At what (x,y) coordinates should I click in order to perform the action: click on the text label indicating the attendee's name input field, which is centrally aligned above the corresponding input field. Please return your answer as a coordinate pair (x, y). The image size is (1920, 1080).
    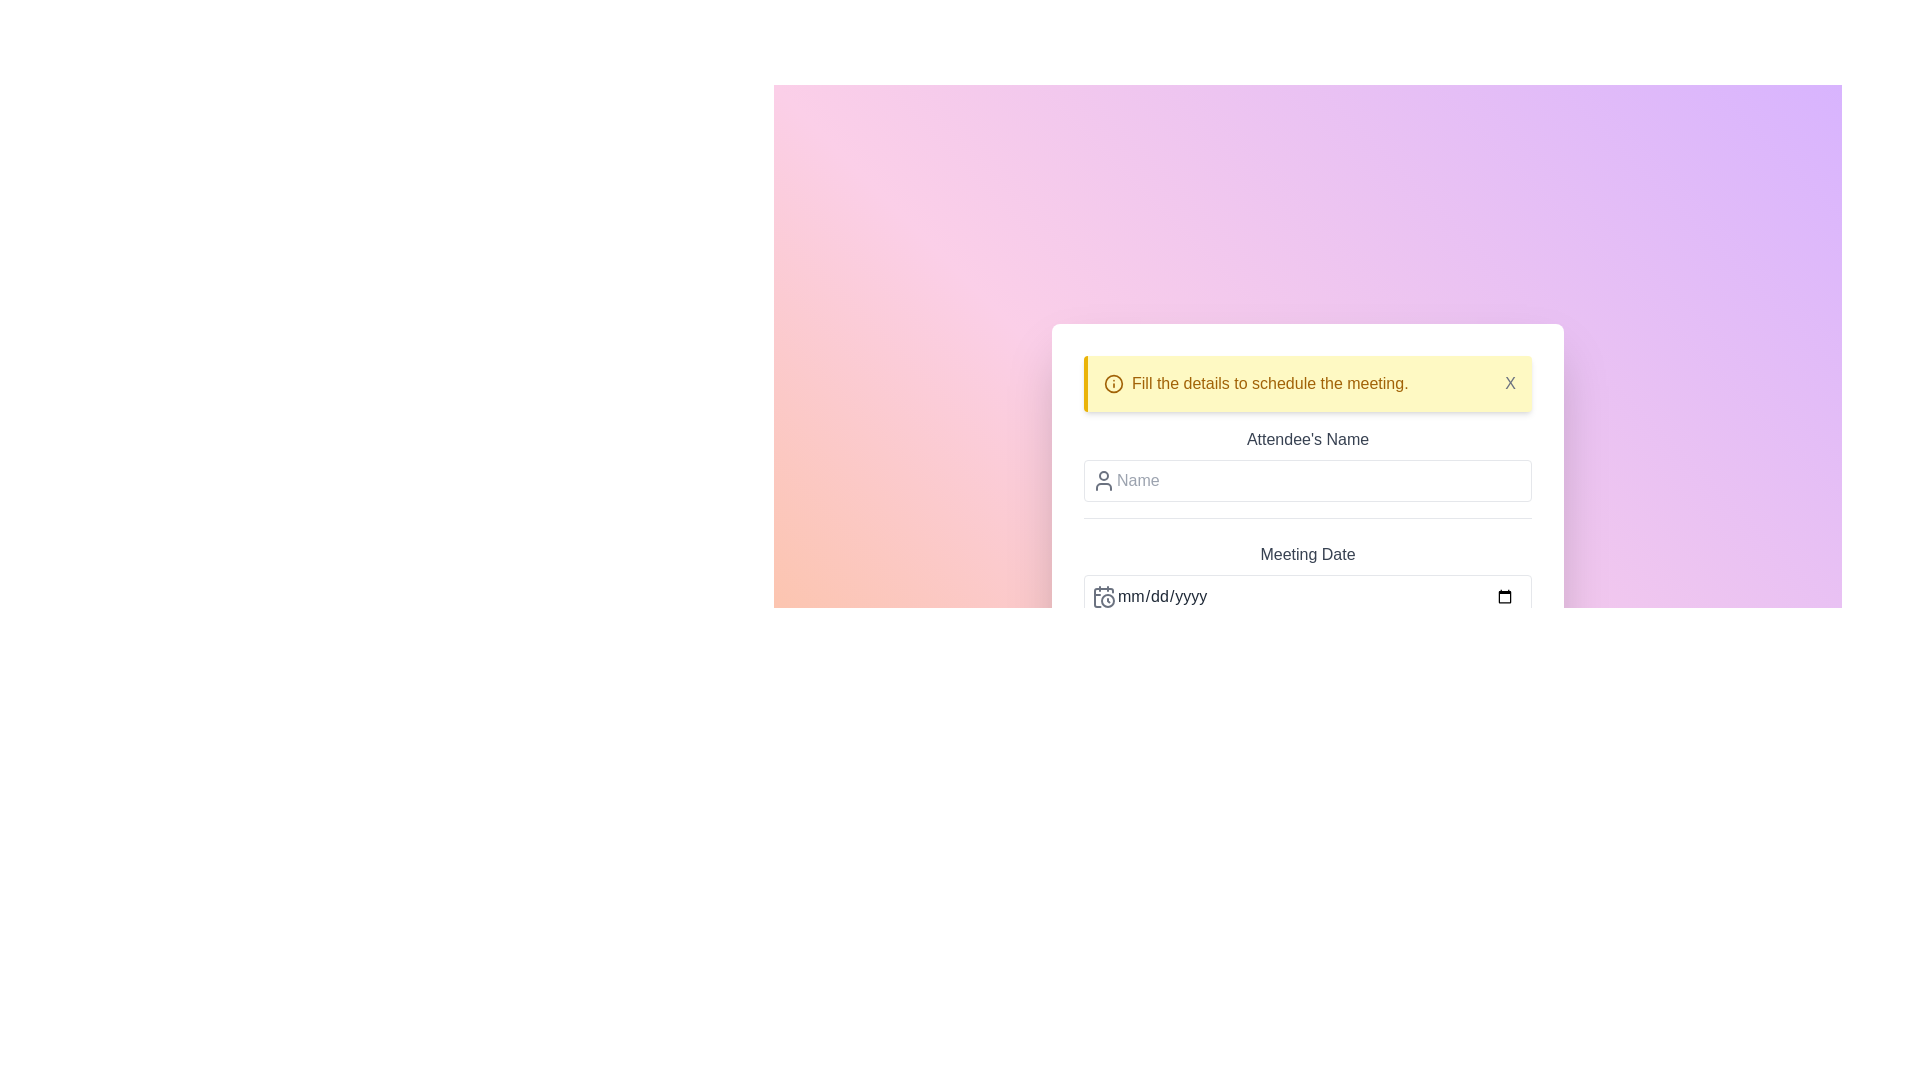
    Looking at the image, I should click on (1307, 438).